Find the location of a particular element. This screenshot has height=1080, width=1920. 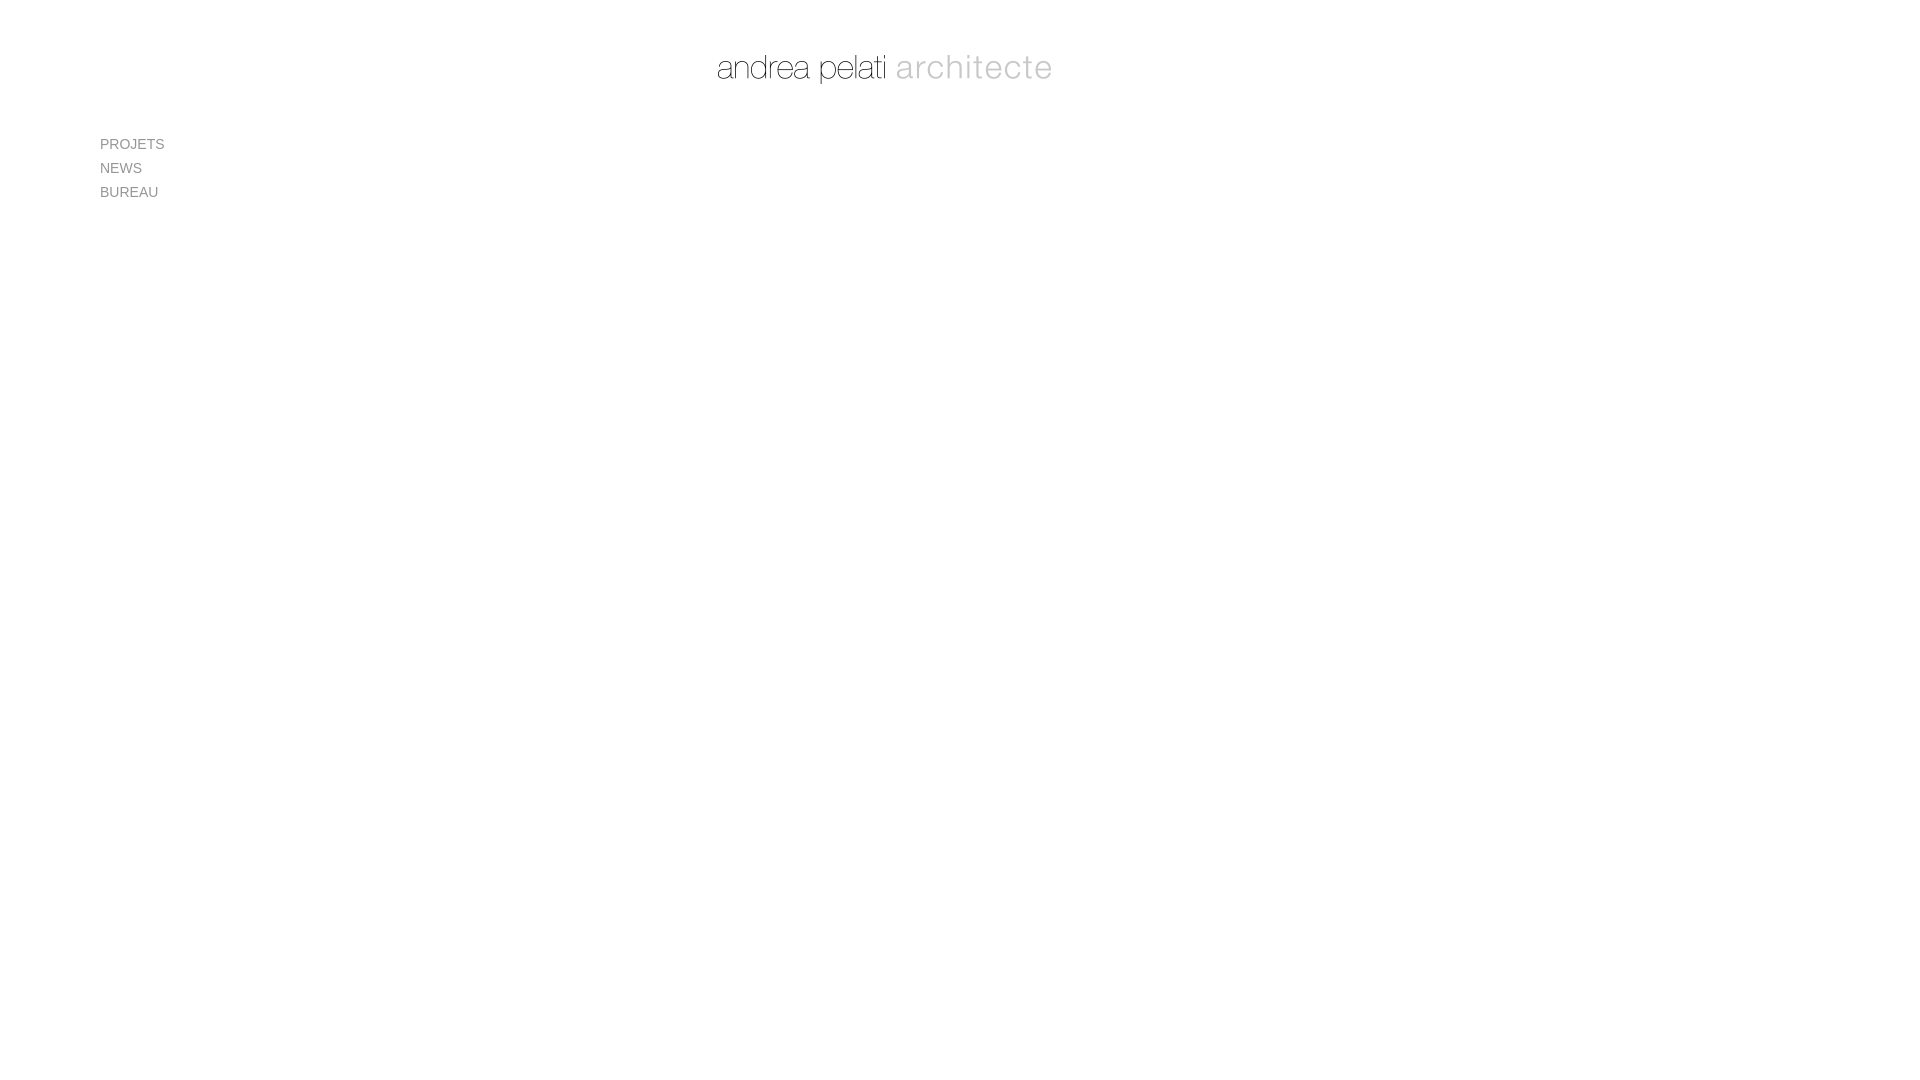

'BUREAU' is located at coordinates (177, 192).